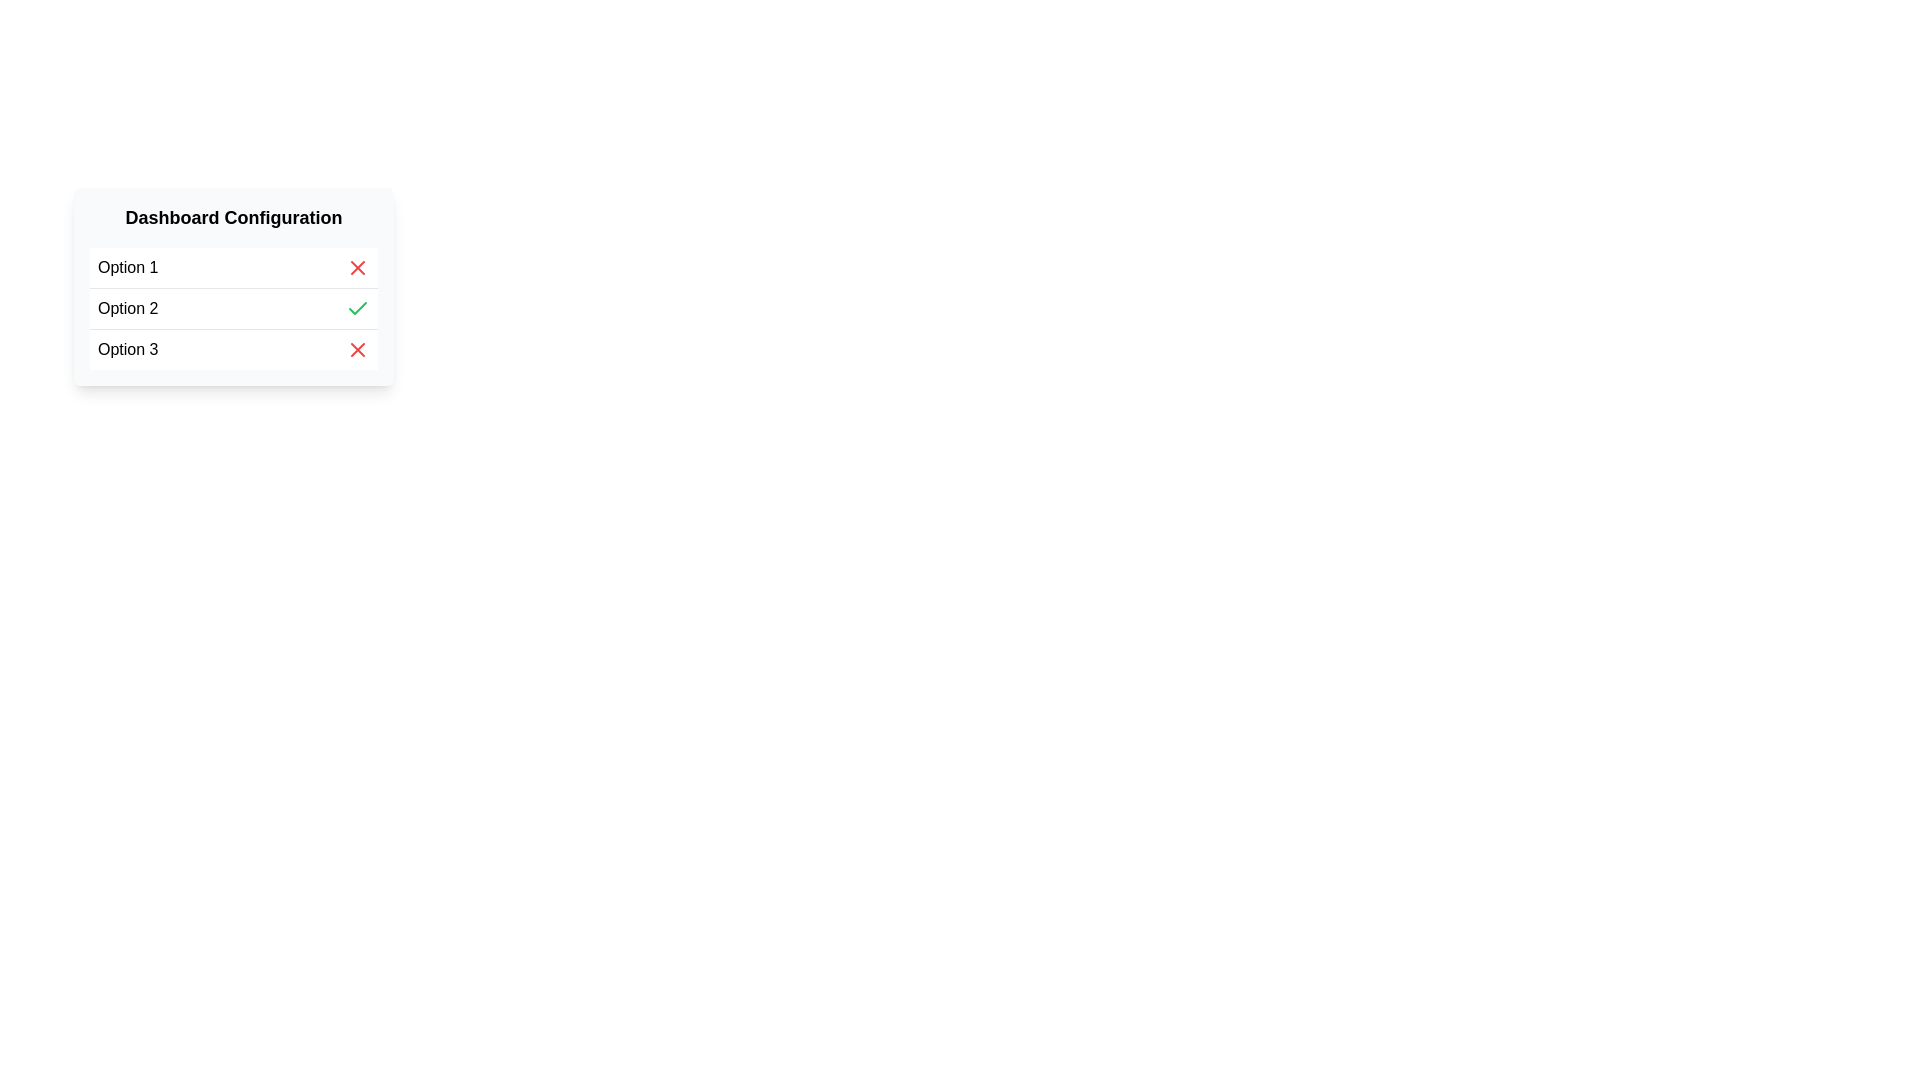 The image size is (1920, 1080). What do you see at coordinates (358, 349) in the screenshot?
I see `the red cross icon indicating that 'Option 3' is invalid, located to the right of the 'Option 3' text under the 'Dashboard Configuration' title` at bounding box center [358, 349].